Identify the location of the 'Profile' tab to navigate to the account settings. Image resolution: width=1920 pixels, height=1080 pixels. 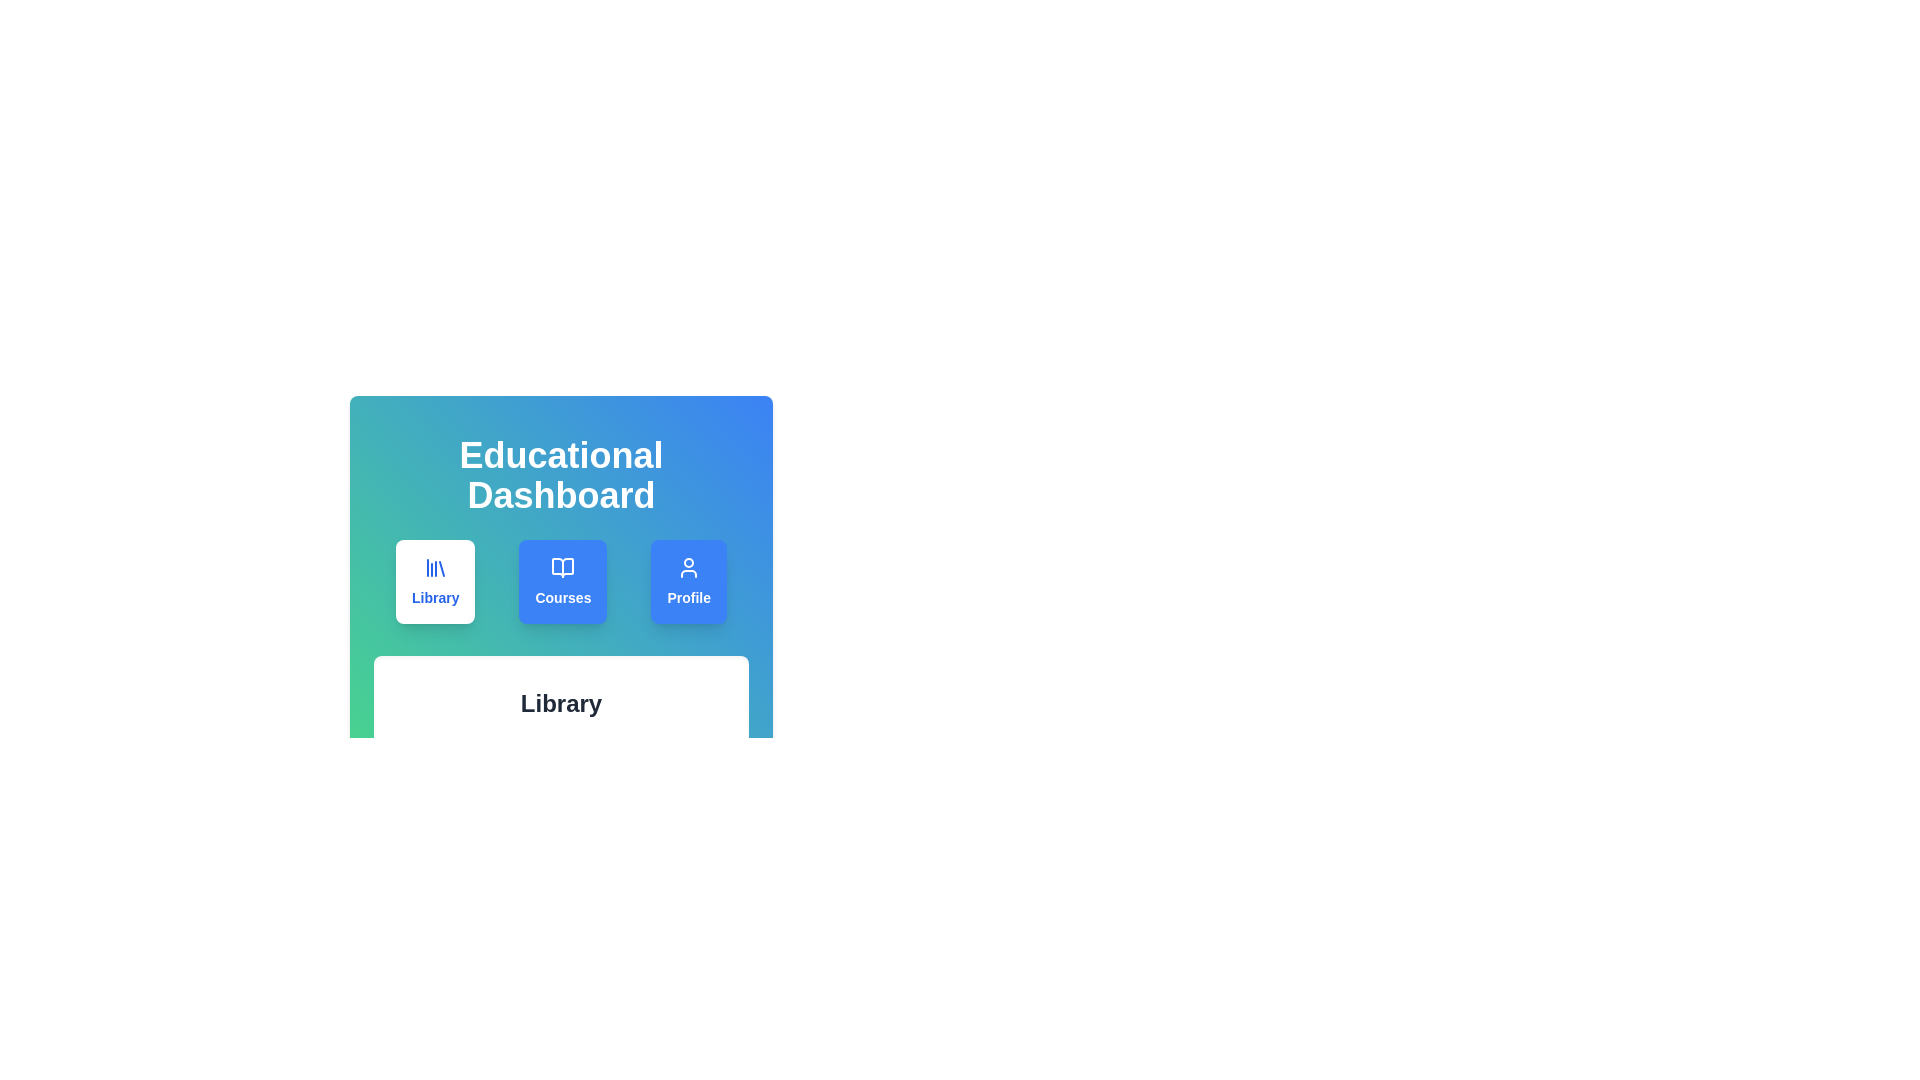
(689, 582).